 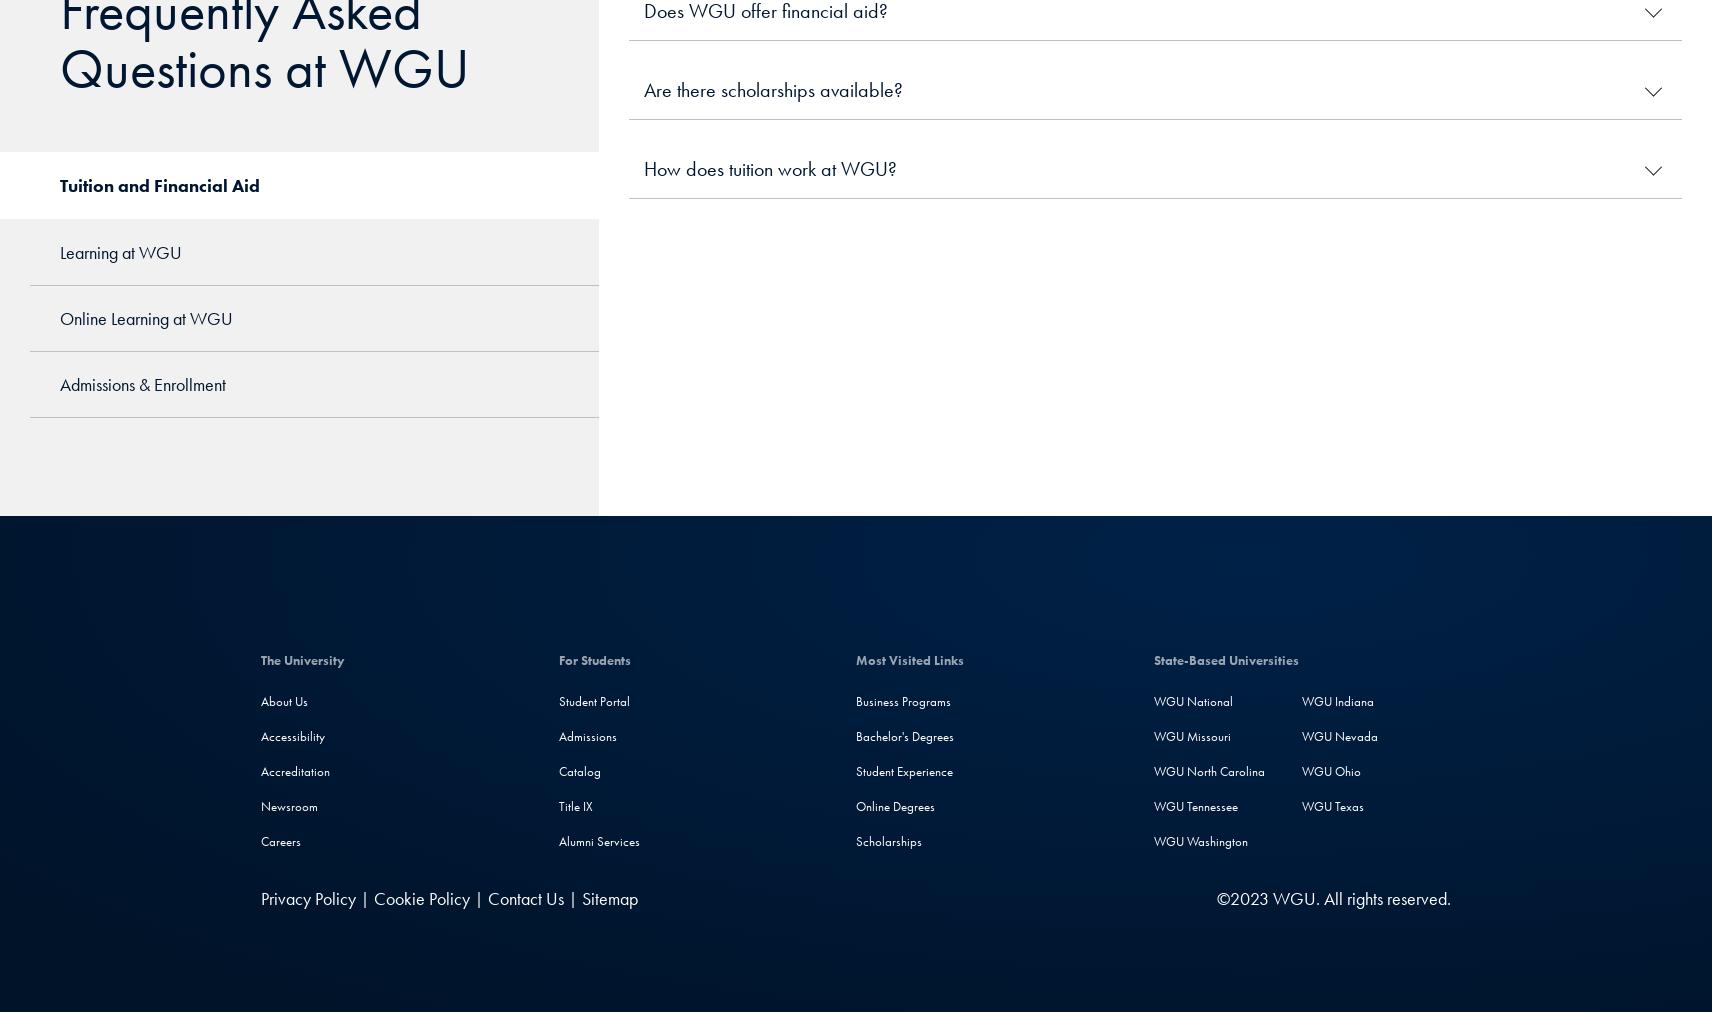 What do you see at coordinates (1300, 736) in the screenshot?
I see `'WGU Nevada'` at bounding box center [1300, 736].